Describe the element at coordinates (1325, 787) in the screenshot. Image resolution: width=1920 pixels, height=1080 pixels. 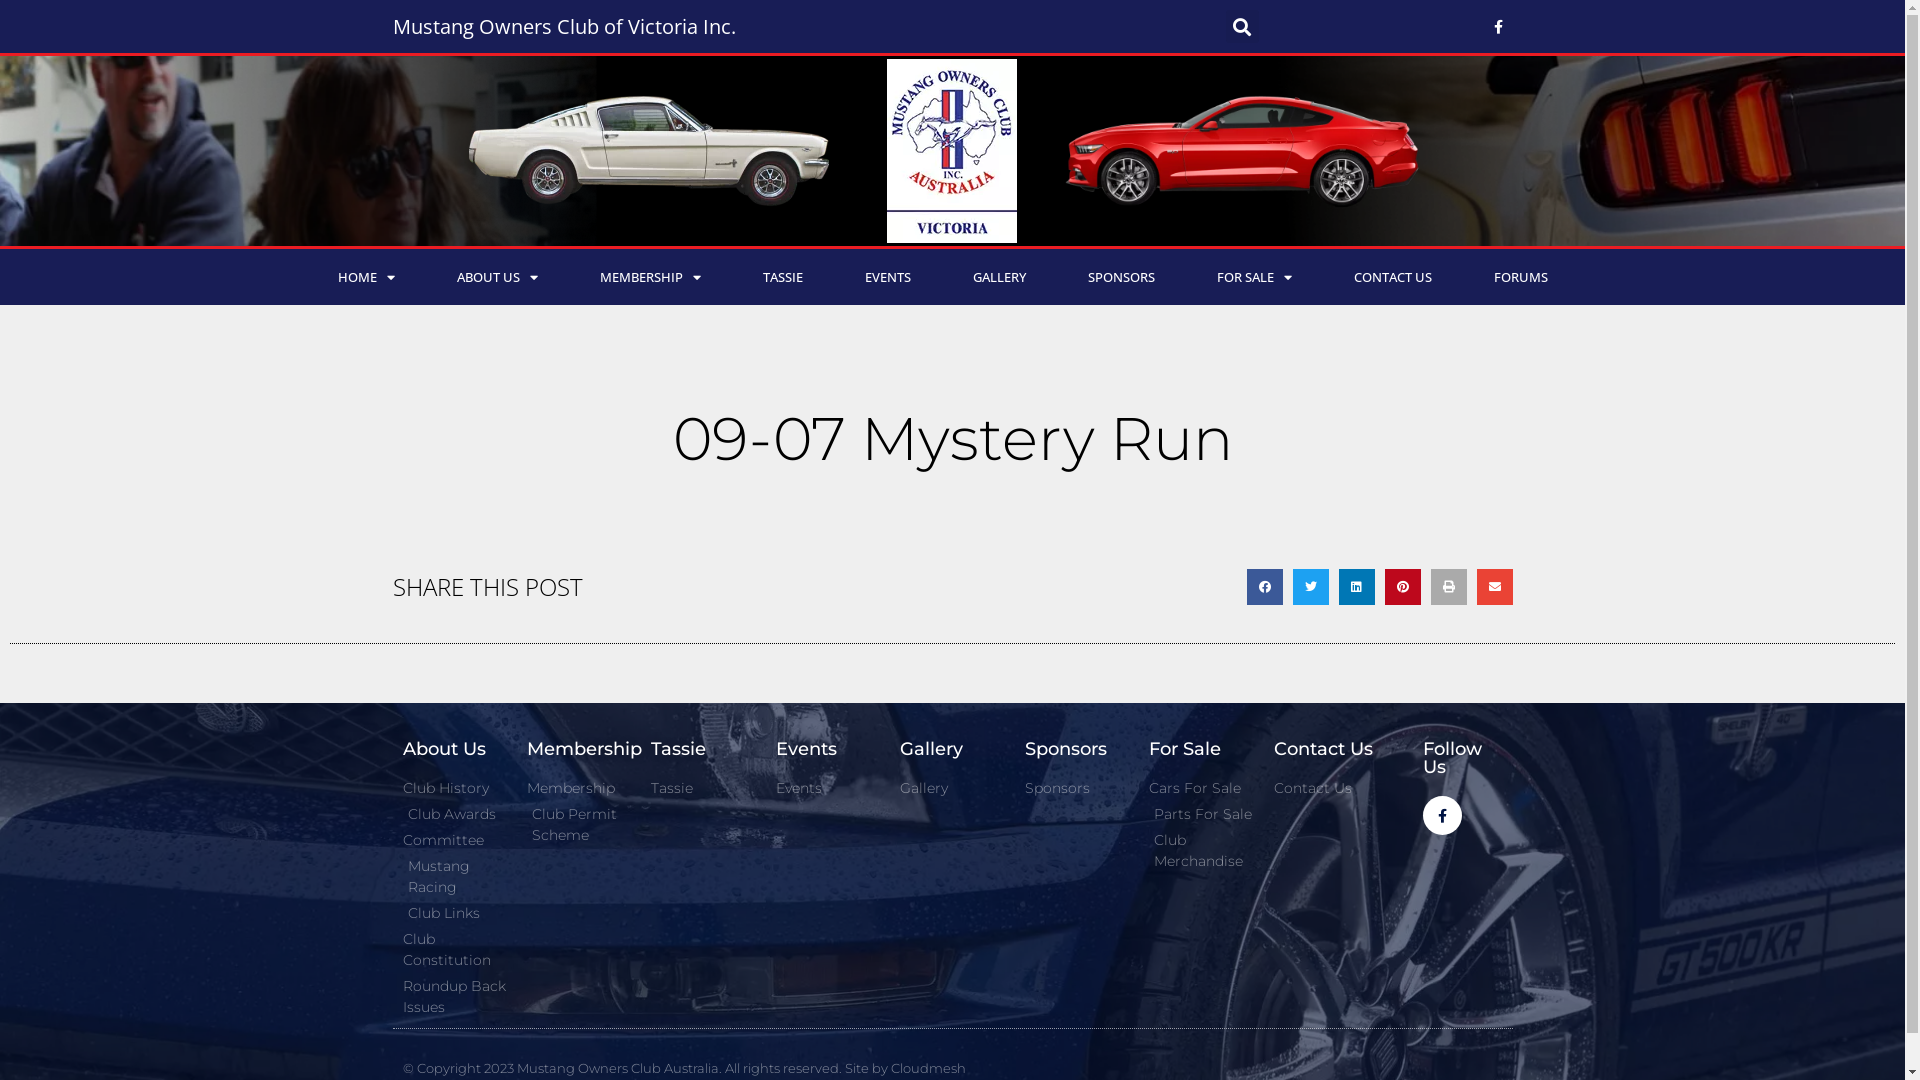
I see `'Contact Us'` at that location.